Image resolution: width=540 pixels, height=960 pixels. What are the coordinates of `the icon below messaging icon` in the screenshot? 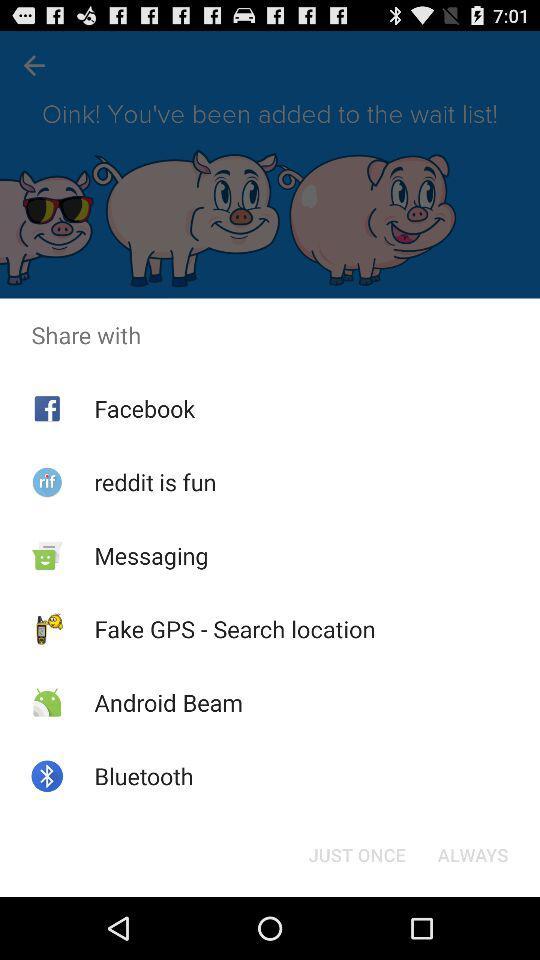 It's located at (234, 628).